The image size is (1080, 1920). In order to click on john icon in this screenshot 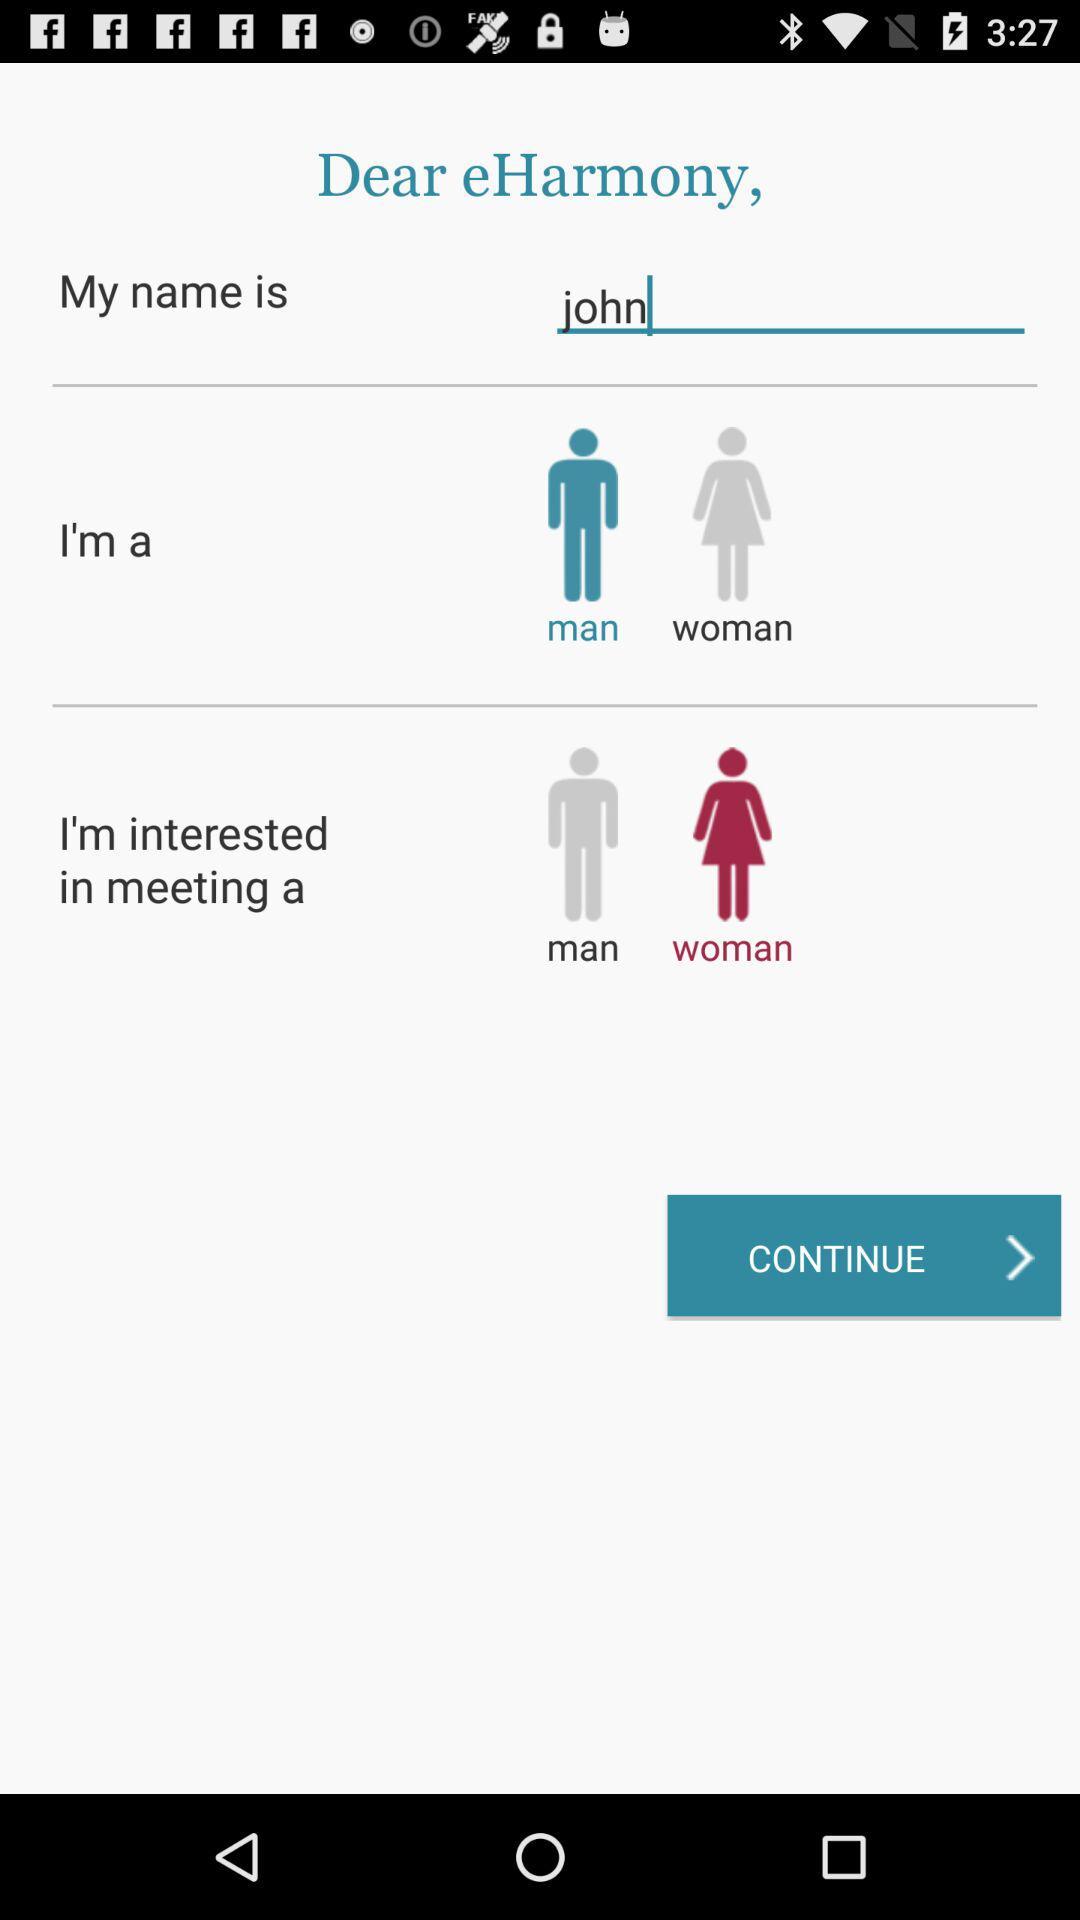, I will do `click(789, 304)`.